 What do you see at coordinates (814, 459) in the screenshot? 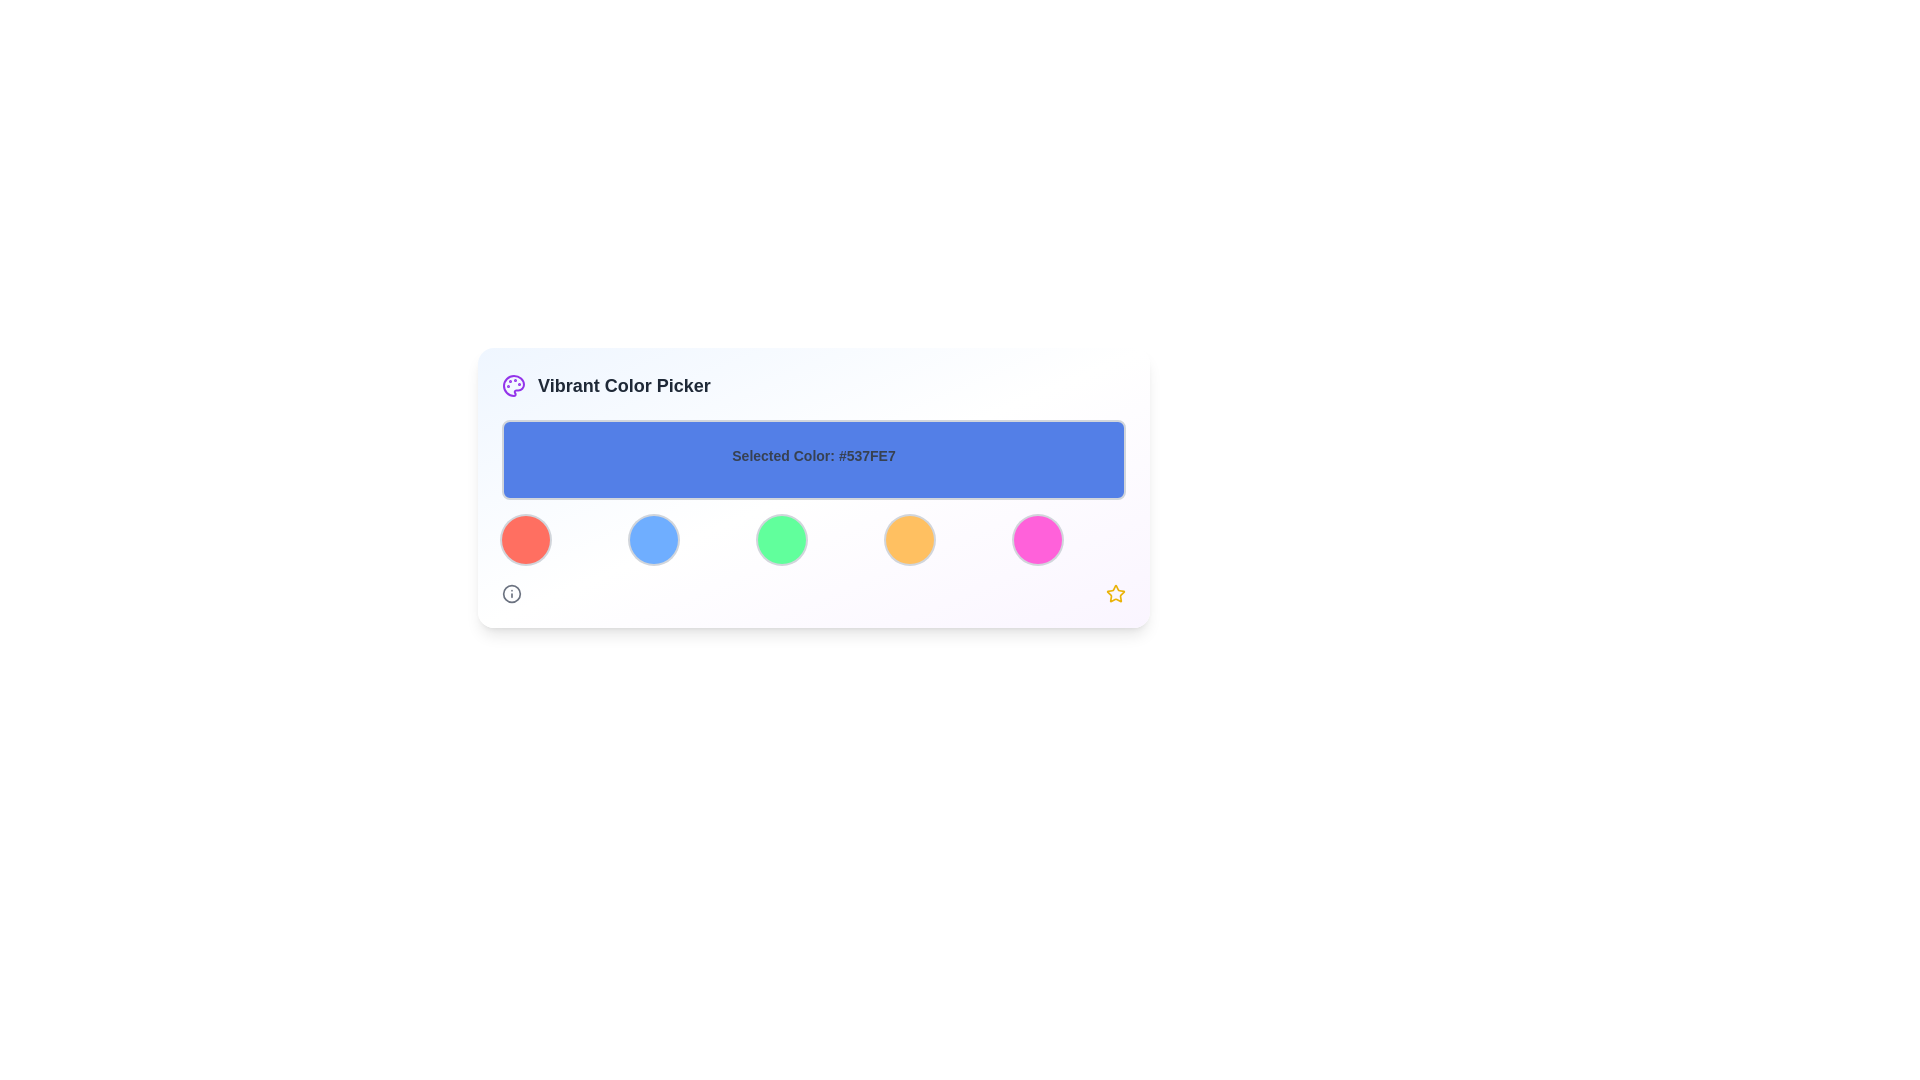
I see `text displayed in the informational Text Label that shows the currently selected color's name and code, located centrally below the header 'Vibrant Color Picker'` at bounding box center [814, 459].